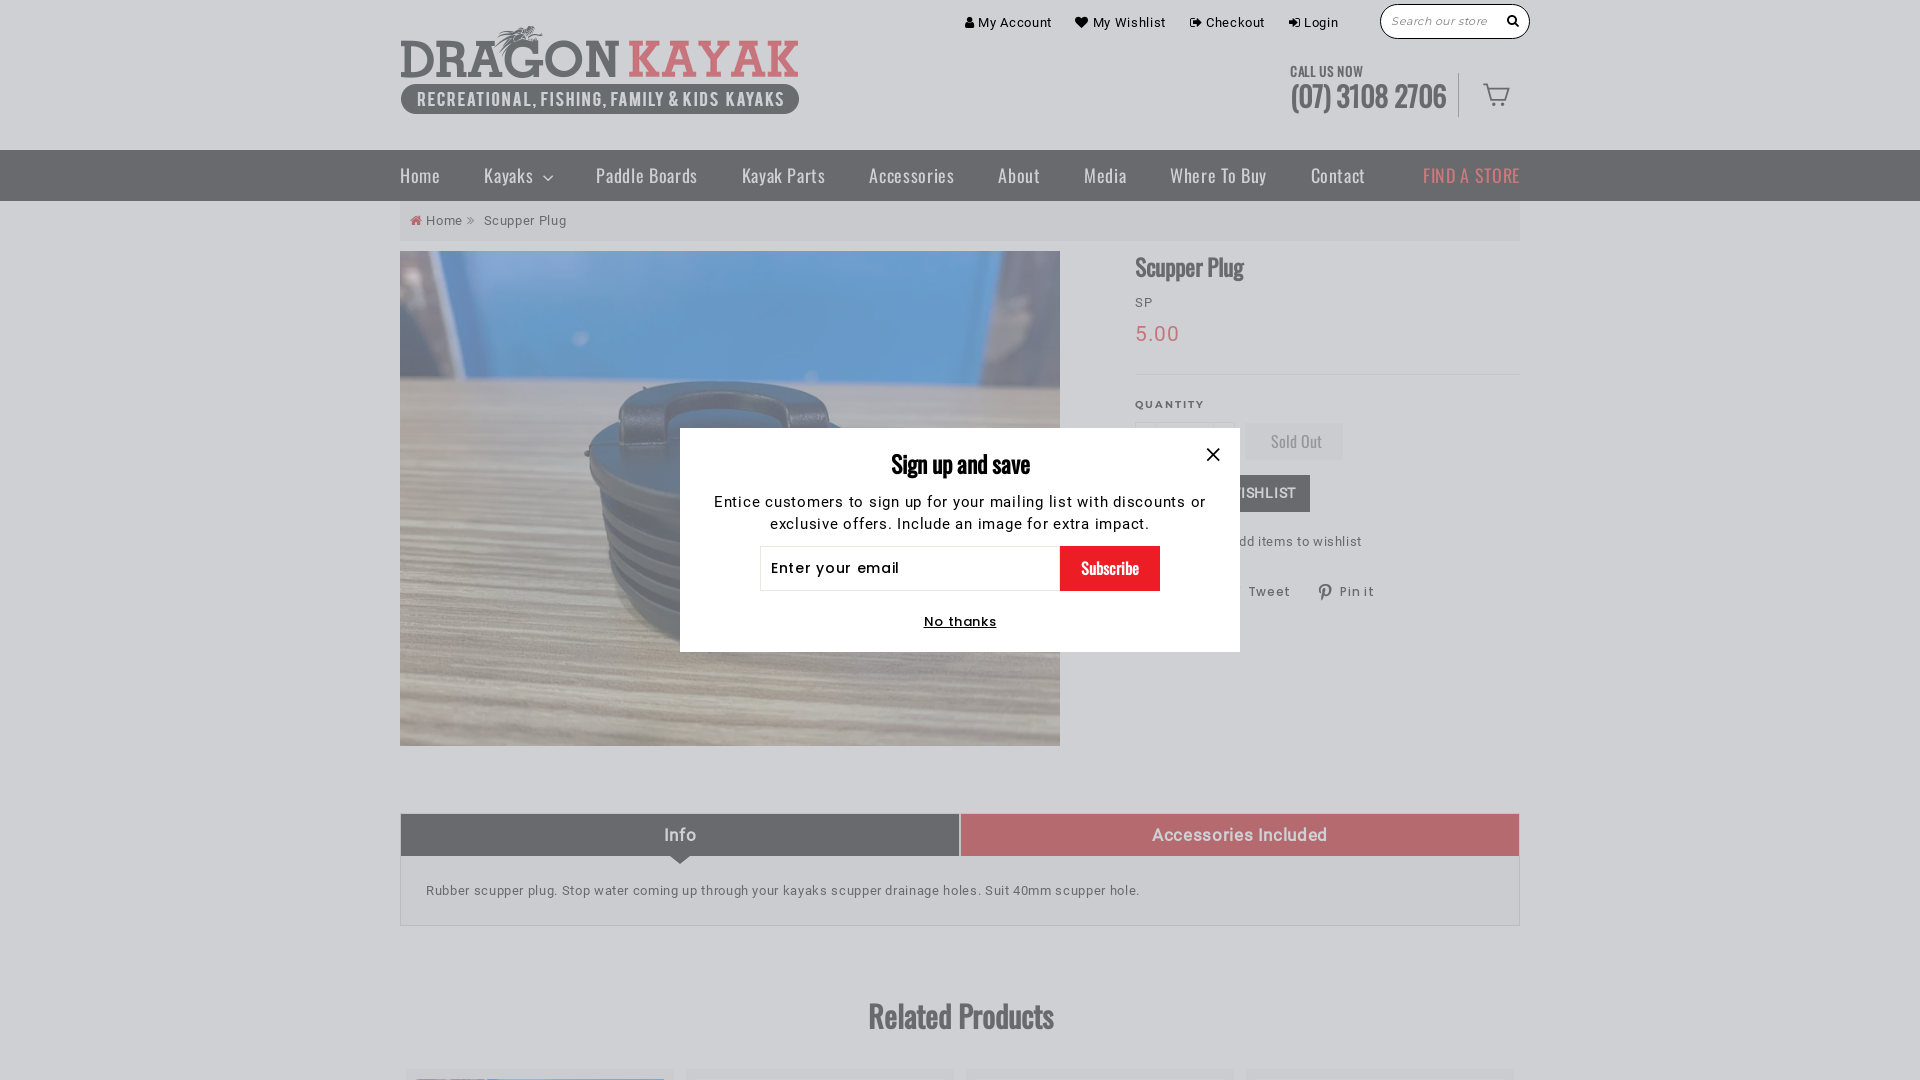 Image resolution: width=1920 pixels, height=1080 pixels. Describe the element at coordinates (680, 834) in the screenshot. I see `'Info'` at that location.